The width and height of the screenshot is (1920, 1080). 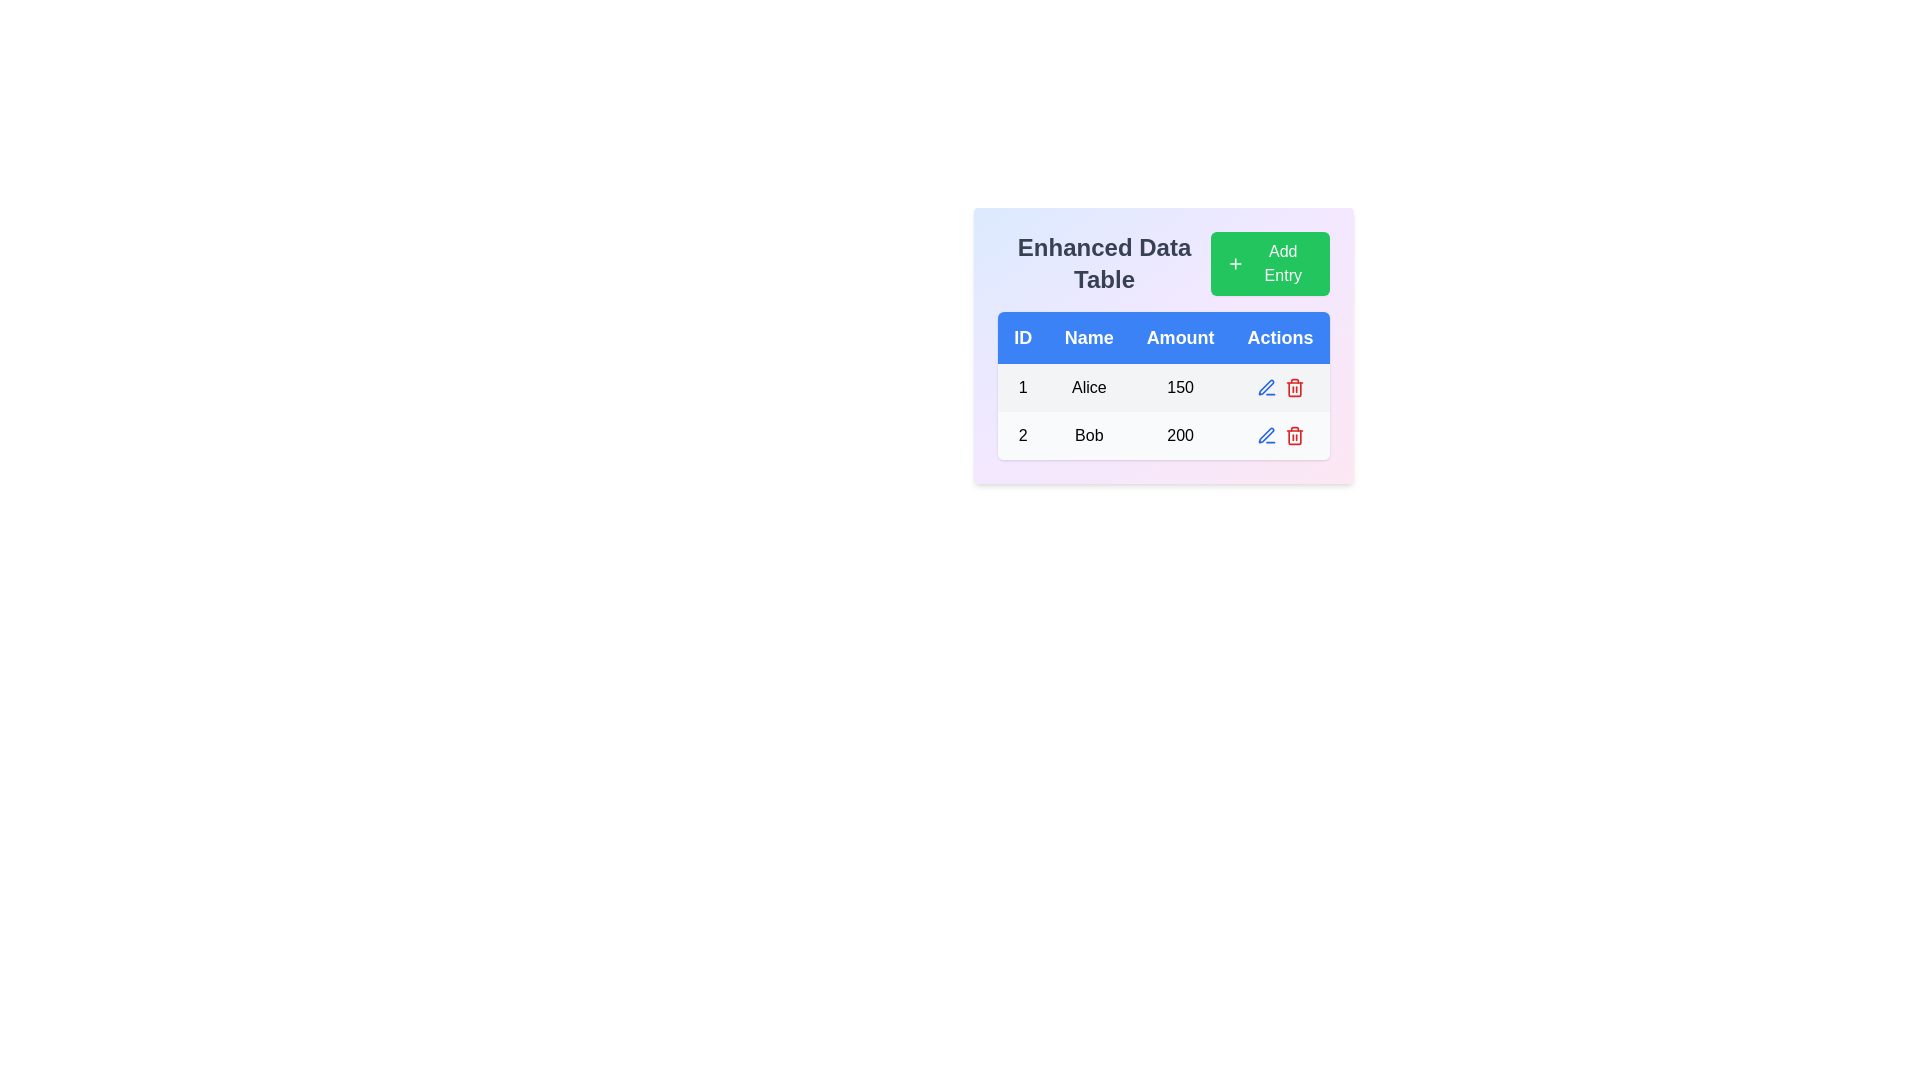 What do you see at coordinates (1265, 387) in the screenshot?
I see `the edit button icon in the Actions column of the second row` at bounding box center [1265, 387].